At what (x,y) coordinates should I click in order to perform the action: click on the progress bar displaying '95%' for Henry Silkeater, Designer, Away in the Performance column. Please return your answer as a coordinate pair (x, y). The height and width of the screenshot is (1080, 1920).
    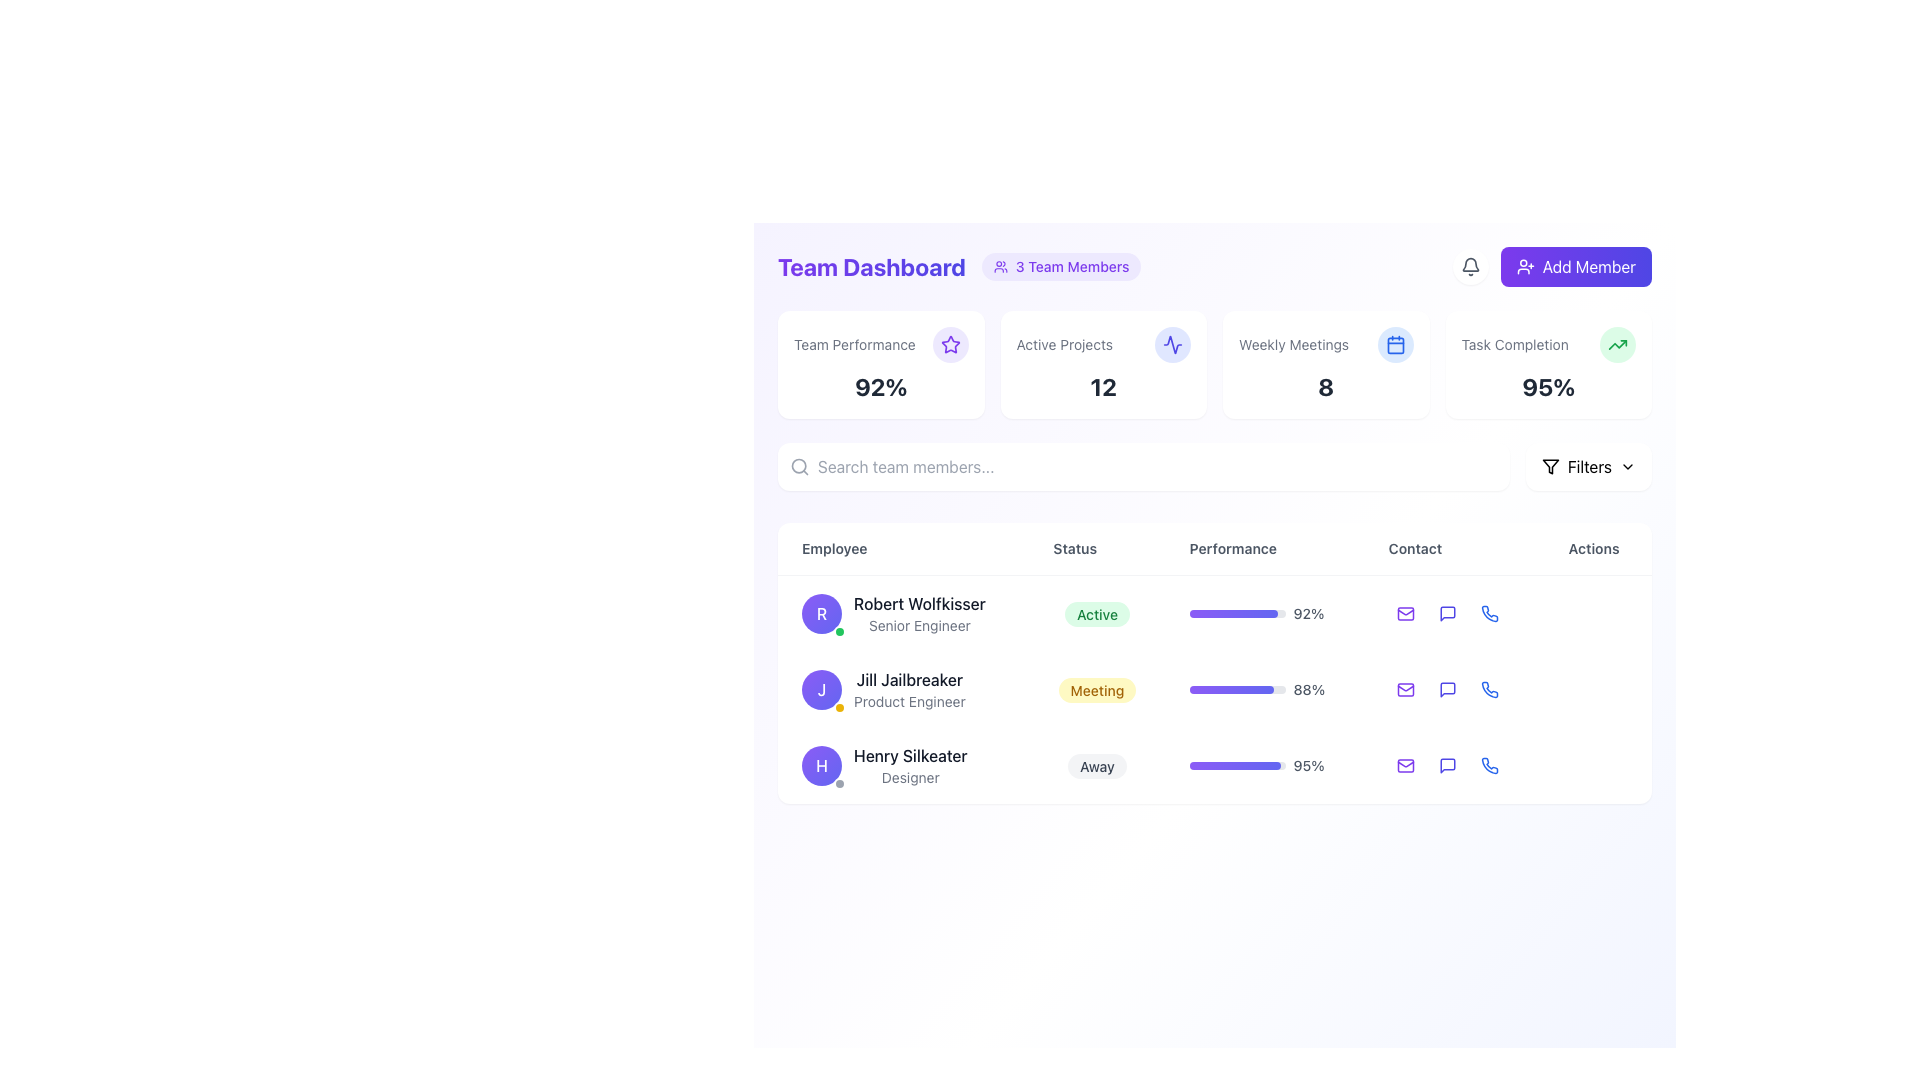
    Looking at the image, I should click on (1264, 765).